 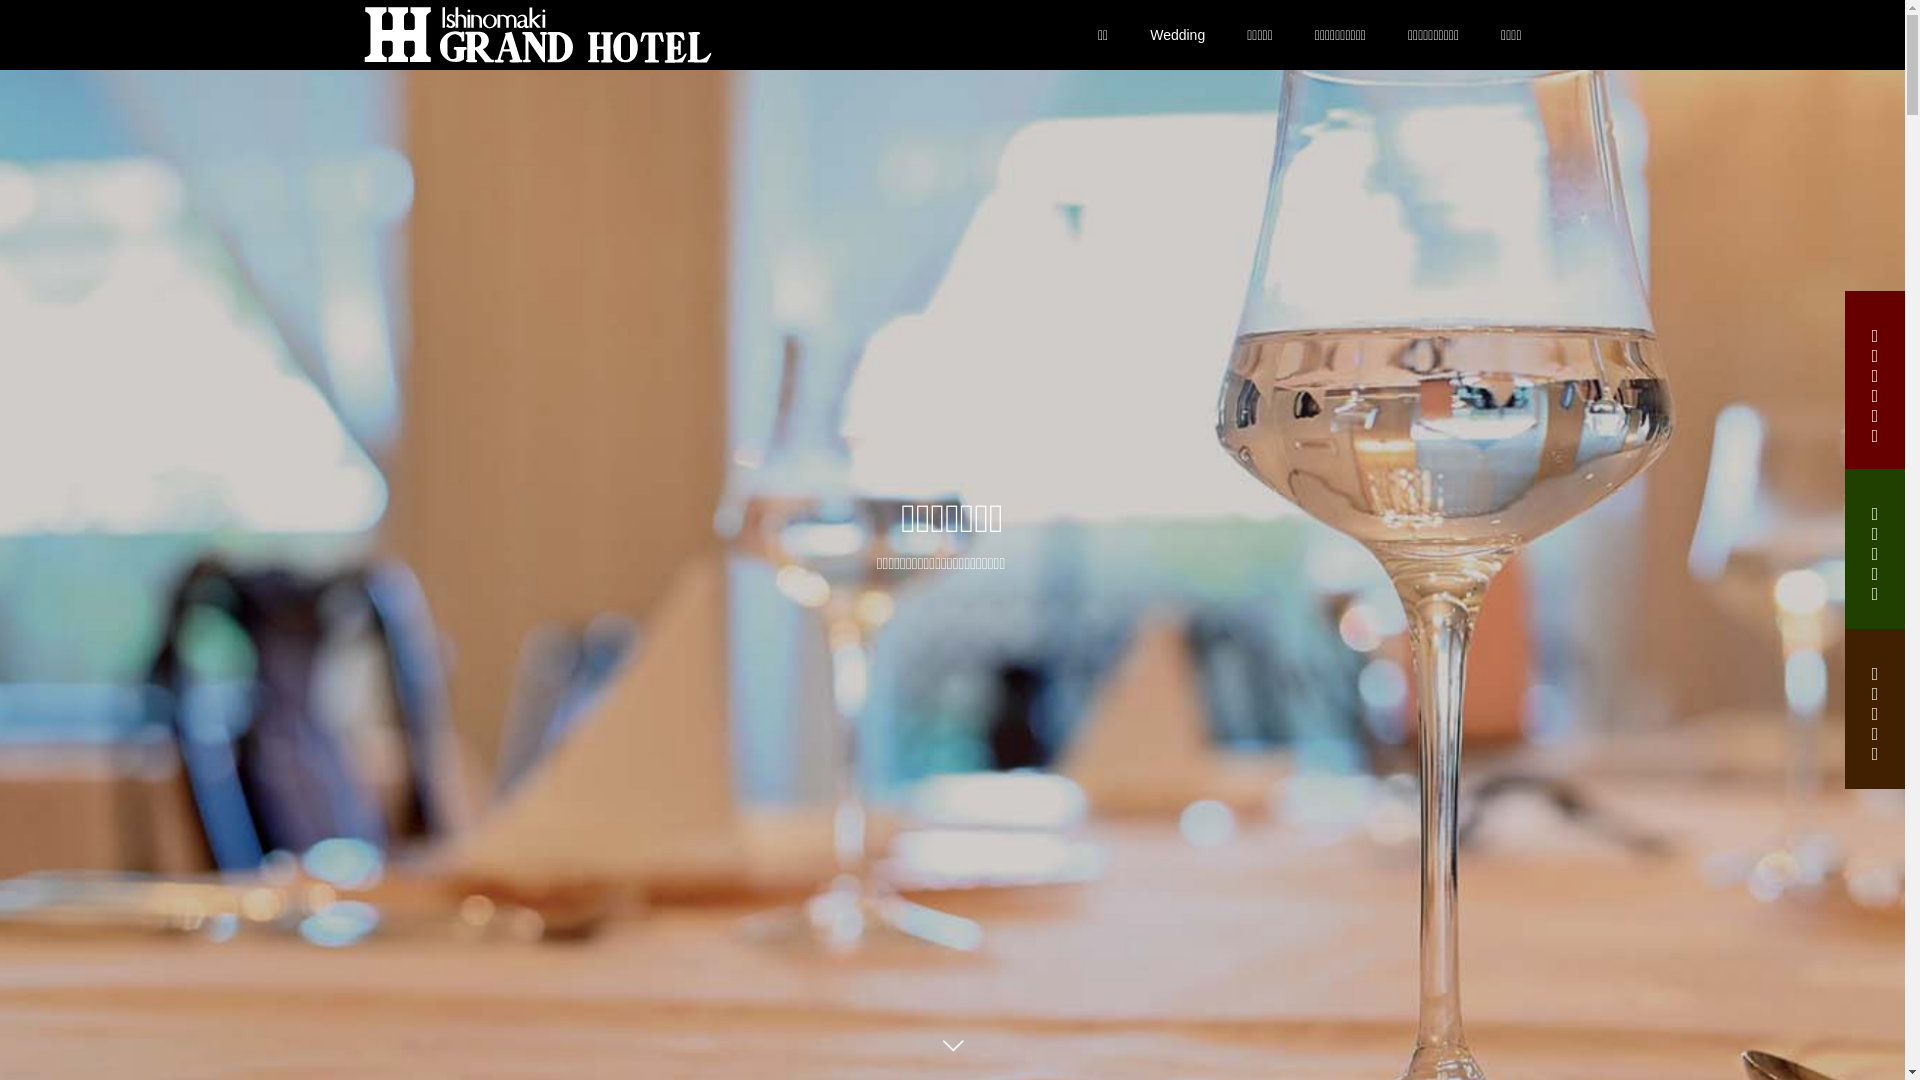 What do you see at coordinates (1177, 34) in the screenshot?
I see `'Wedding'` at bounding box center [1177, 34].